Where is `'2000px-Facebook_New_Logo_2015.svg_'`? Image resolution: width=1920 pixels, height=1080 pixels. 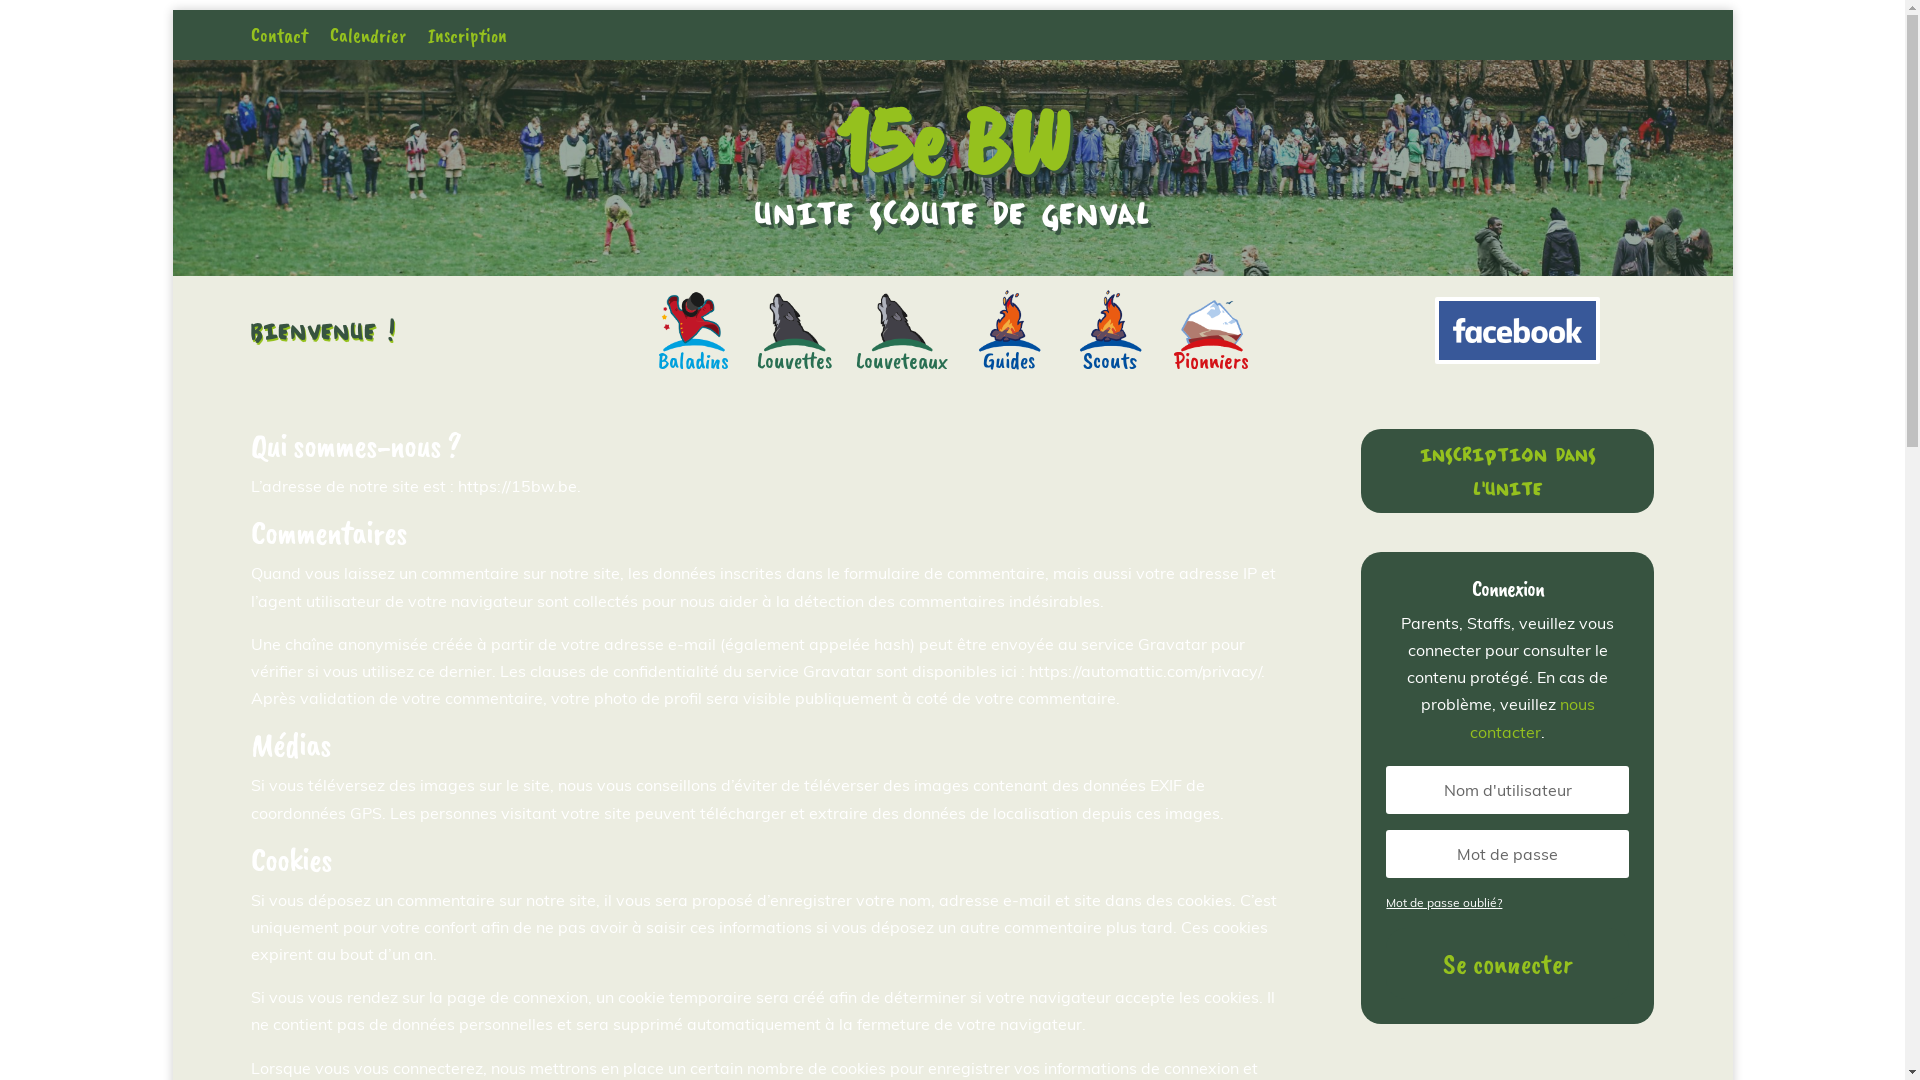
'2000px-Facebook_New_Logo_2015.svg_' is located at coordinates (1516, 329).